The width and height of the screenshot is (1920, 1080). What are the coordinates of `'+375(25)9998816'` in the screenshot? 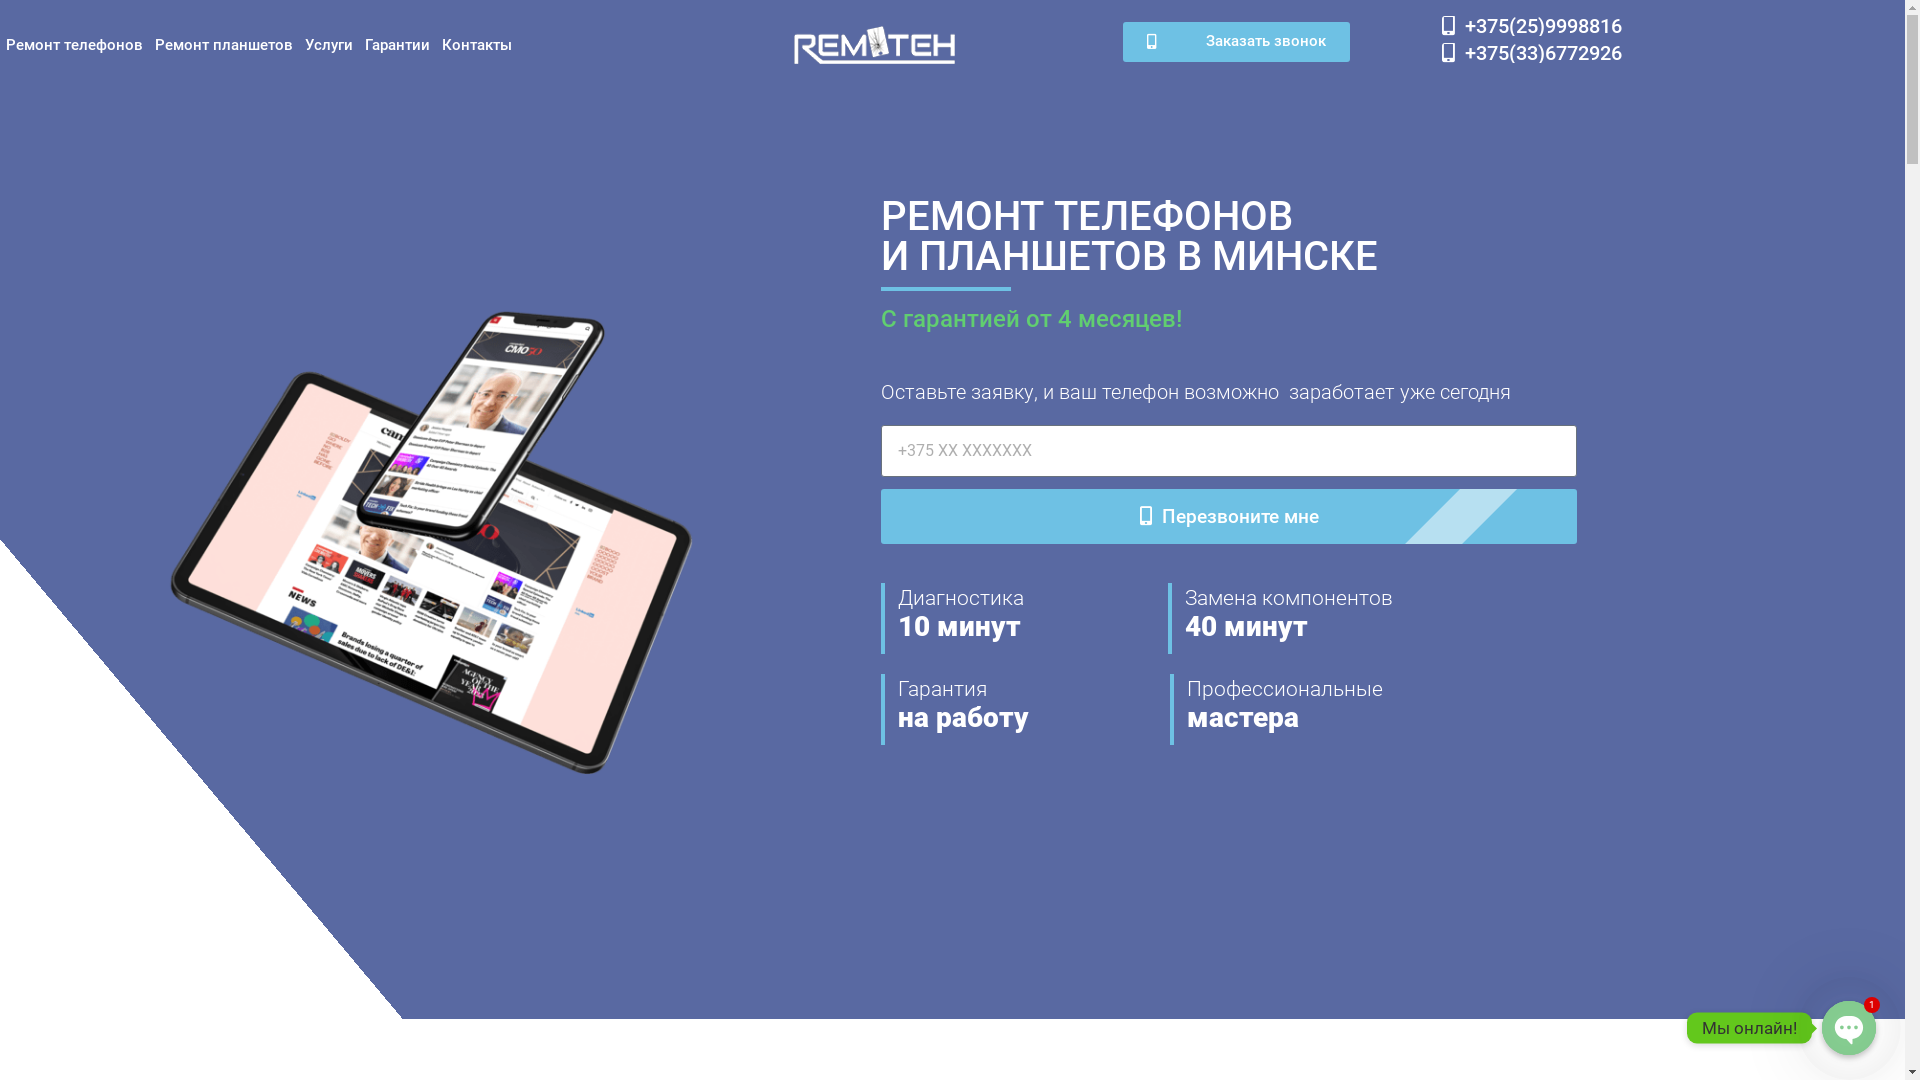 It's located at (1530, 26).